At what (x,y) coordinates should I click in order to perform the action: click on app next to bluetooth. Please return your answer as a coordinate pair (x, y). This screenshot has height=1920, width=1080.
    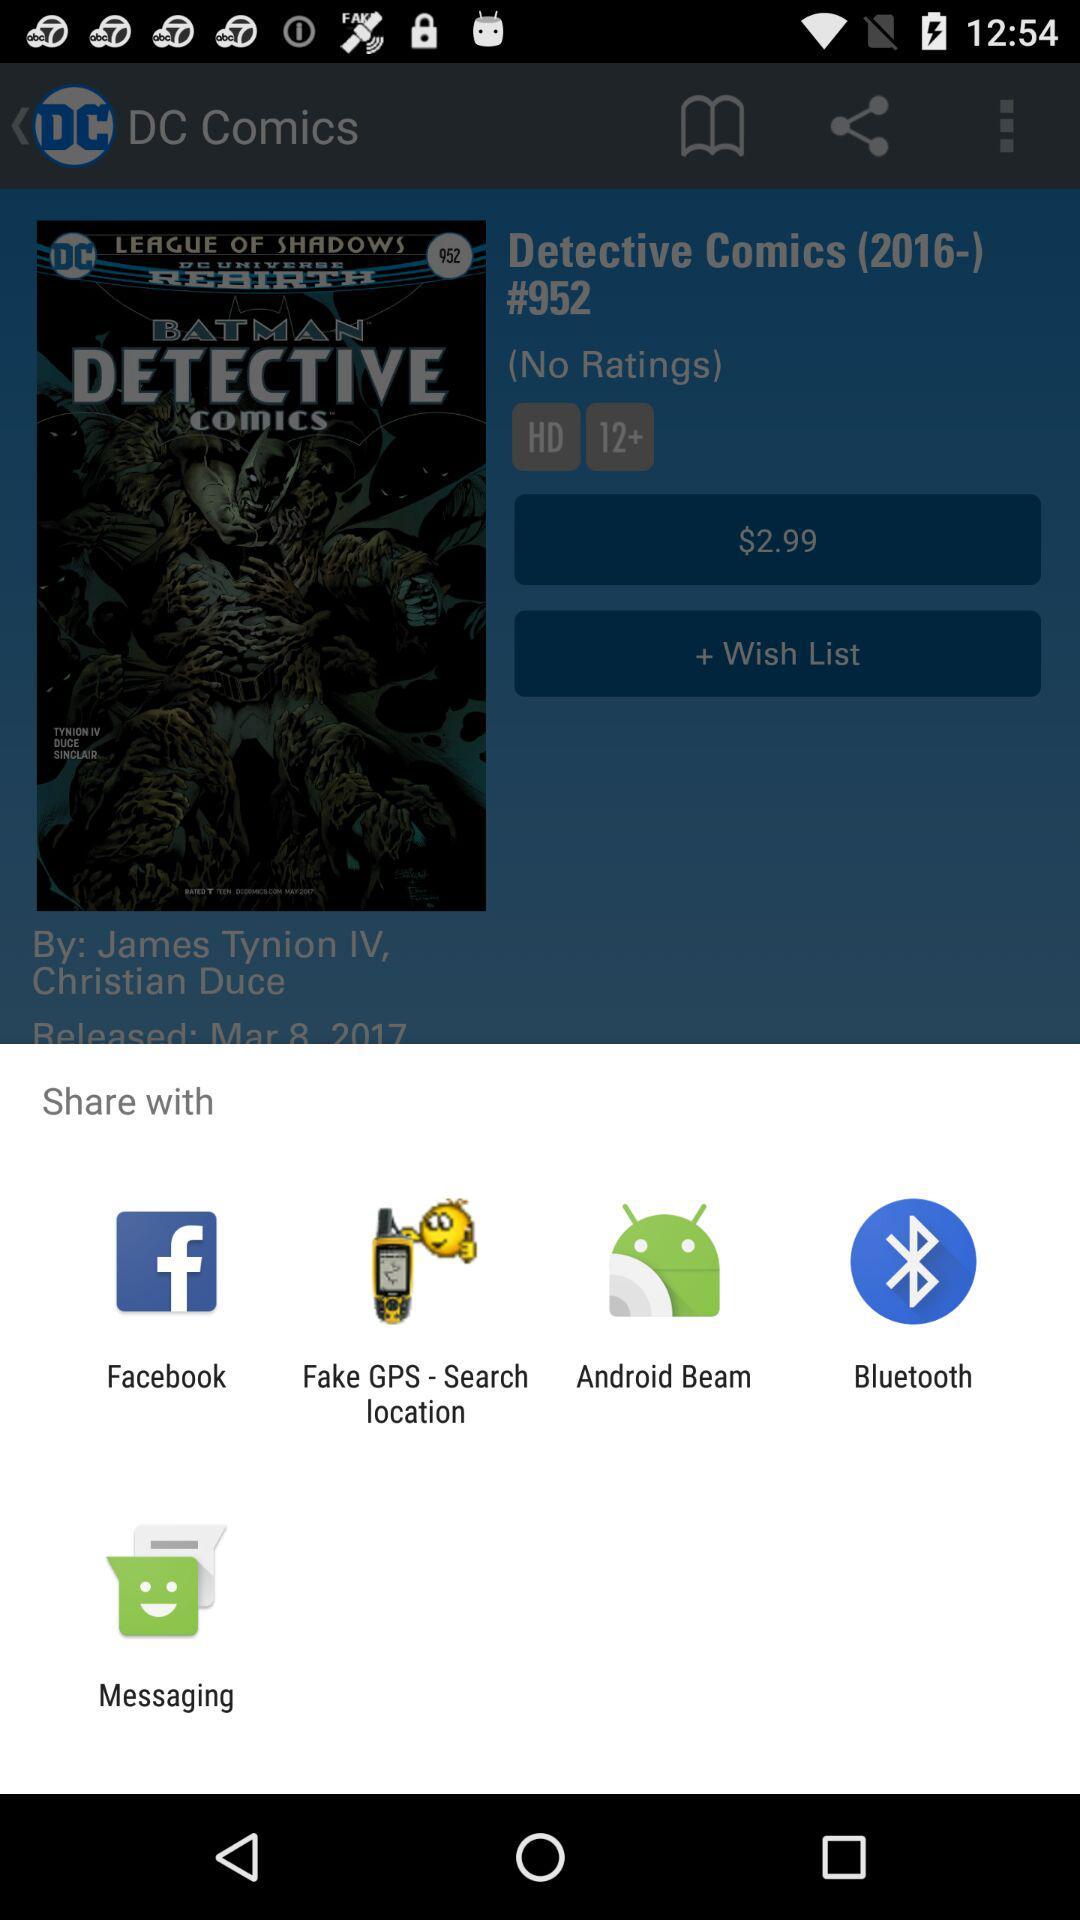
    Looking at the image, I should click on (664, 1392).